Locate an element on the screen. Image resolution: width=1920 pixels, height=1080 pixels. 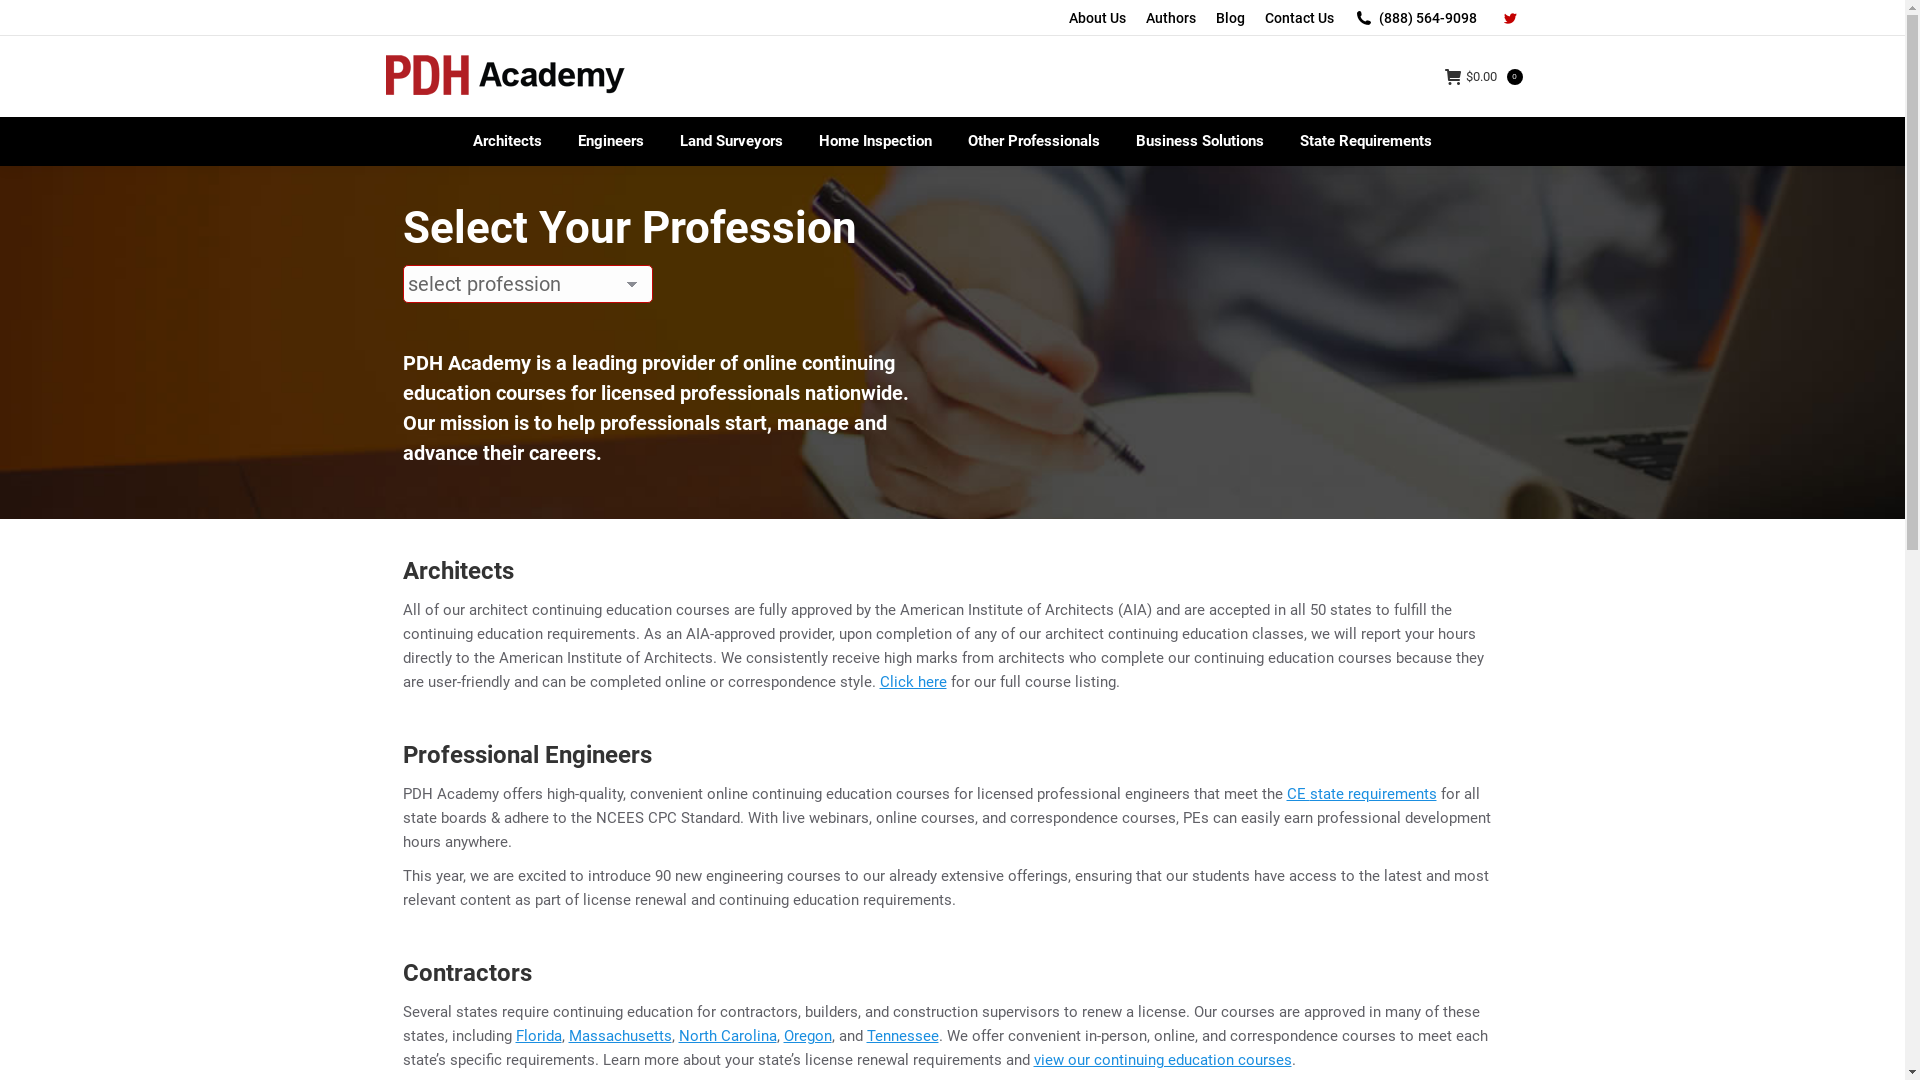
'Land Surveyors' is located at coordinates (662, 140).